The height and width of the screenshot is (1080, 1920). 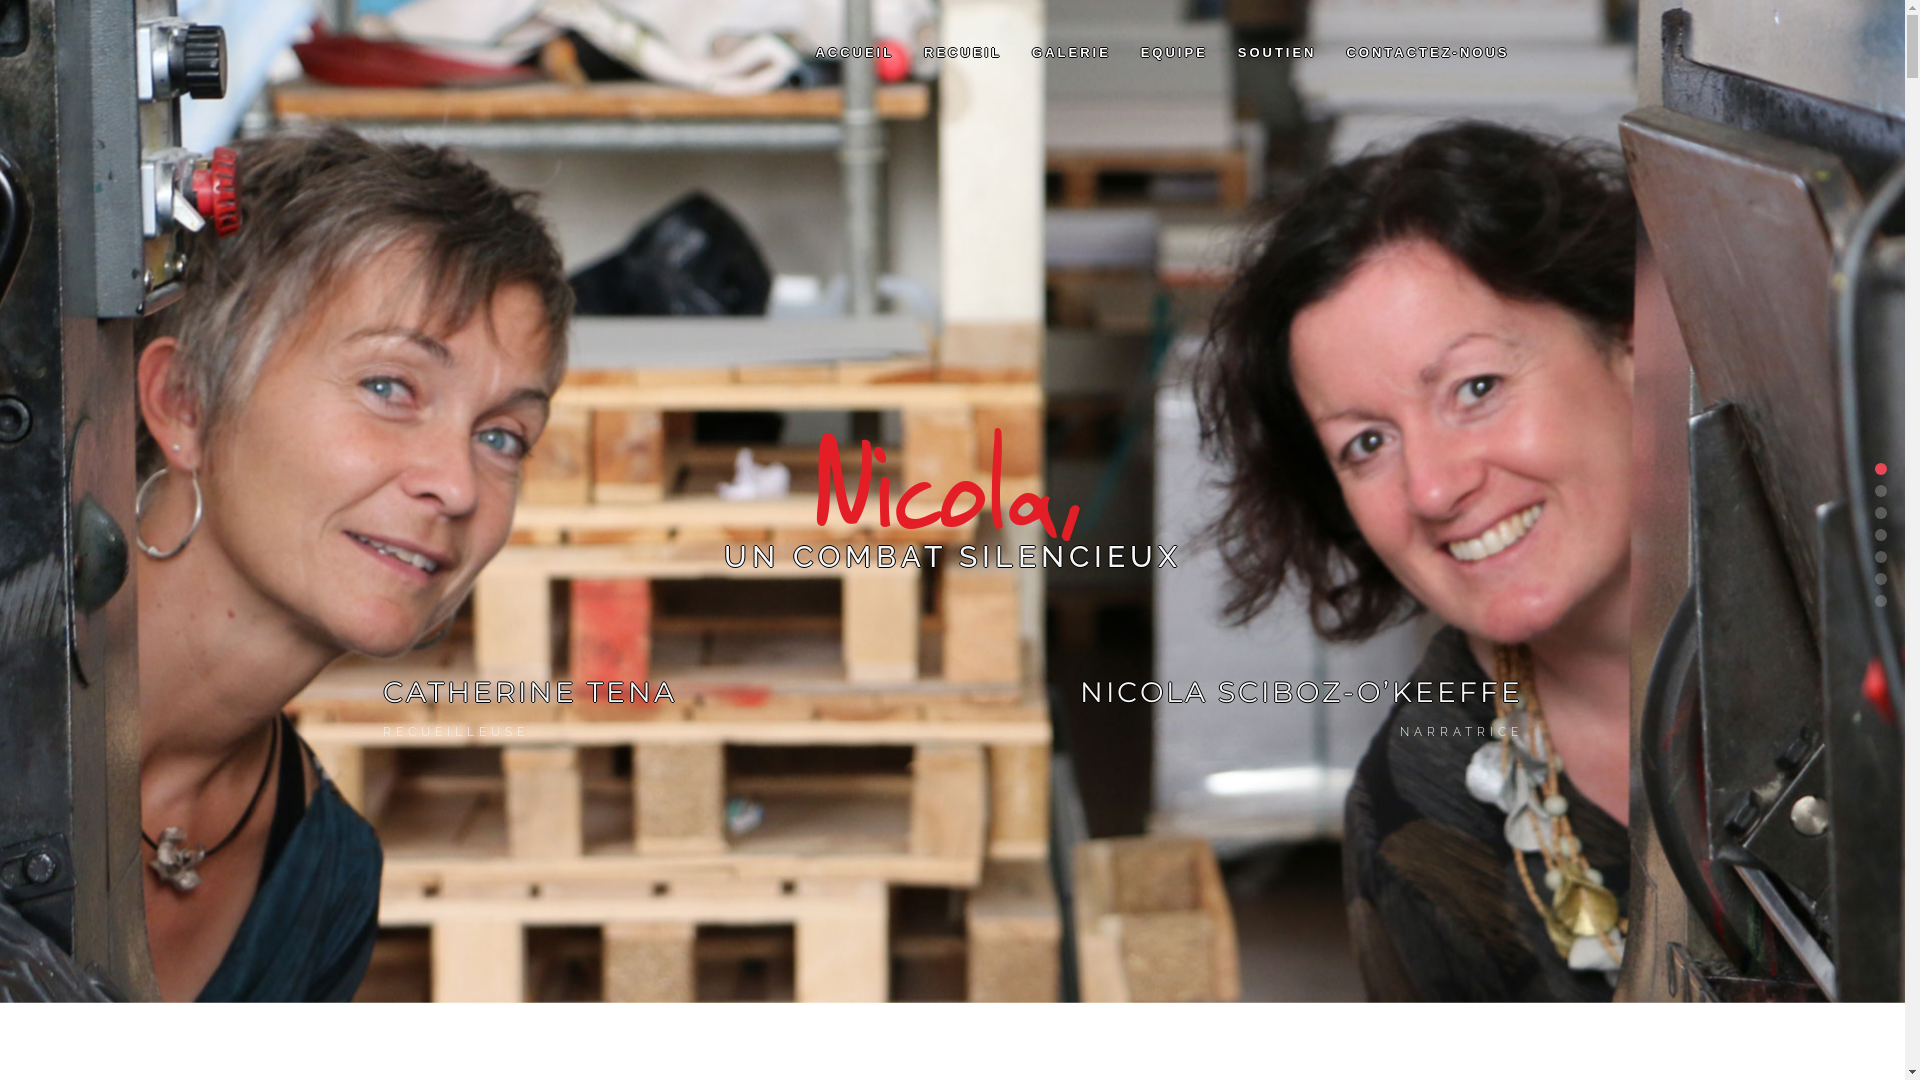 What do you see at coordinates (1426, 52) in the screenshot?
I see `'CONTACTEZ-NOUS'` at bounding box center [1426, 52].